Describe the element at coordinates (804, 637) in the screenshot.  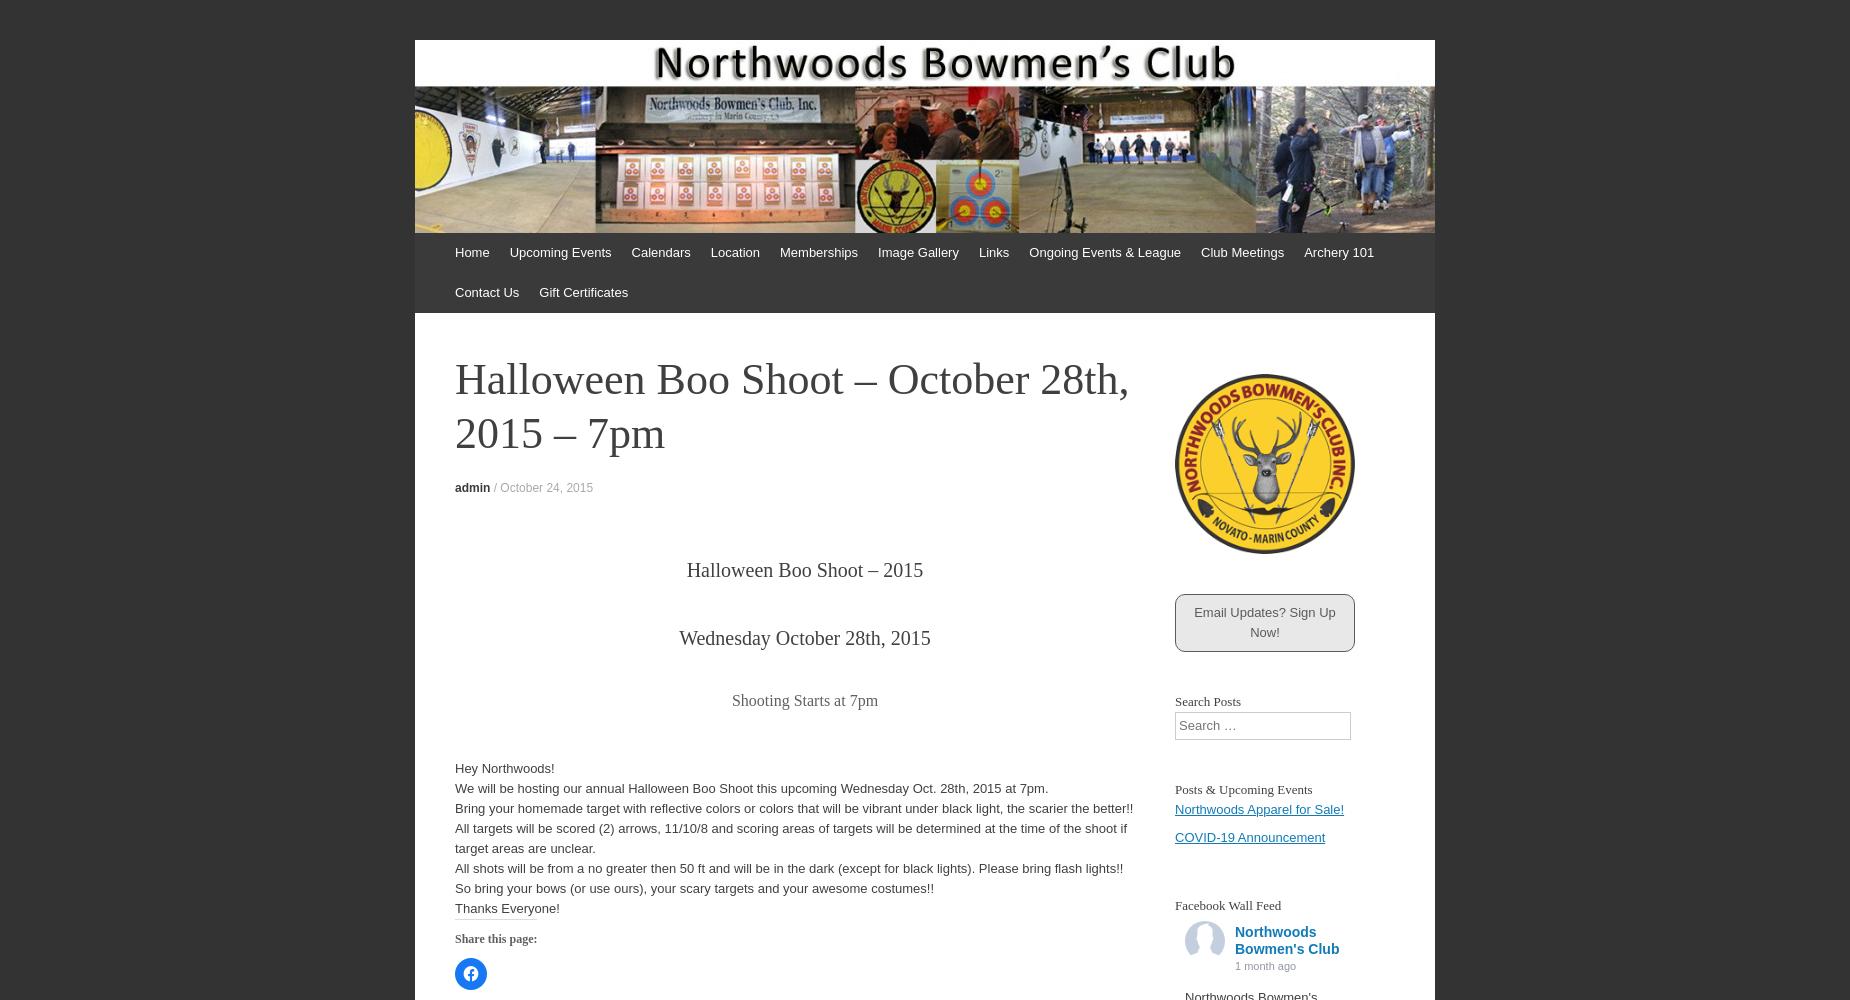
I see `'Wednesday October 28th, 2015'` at that location.